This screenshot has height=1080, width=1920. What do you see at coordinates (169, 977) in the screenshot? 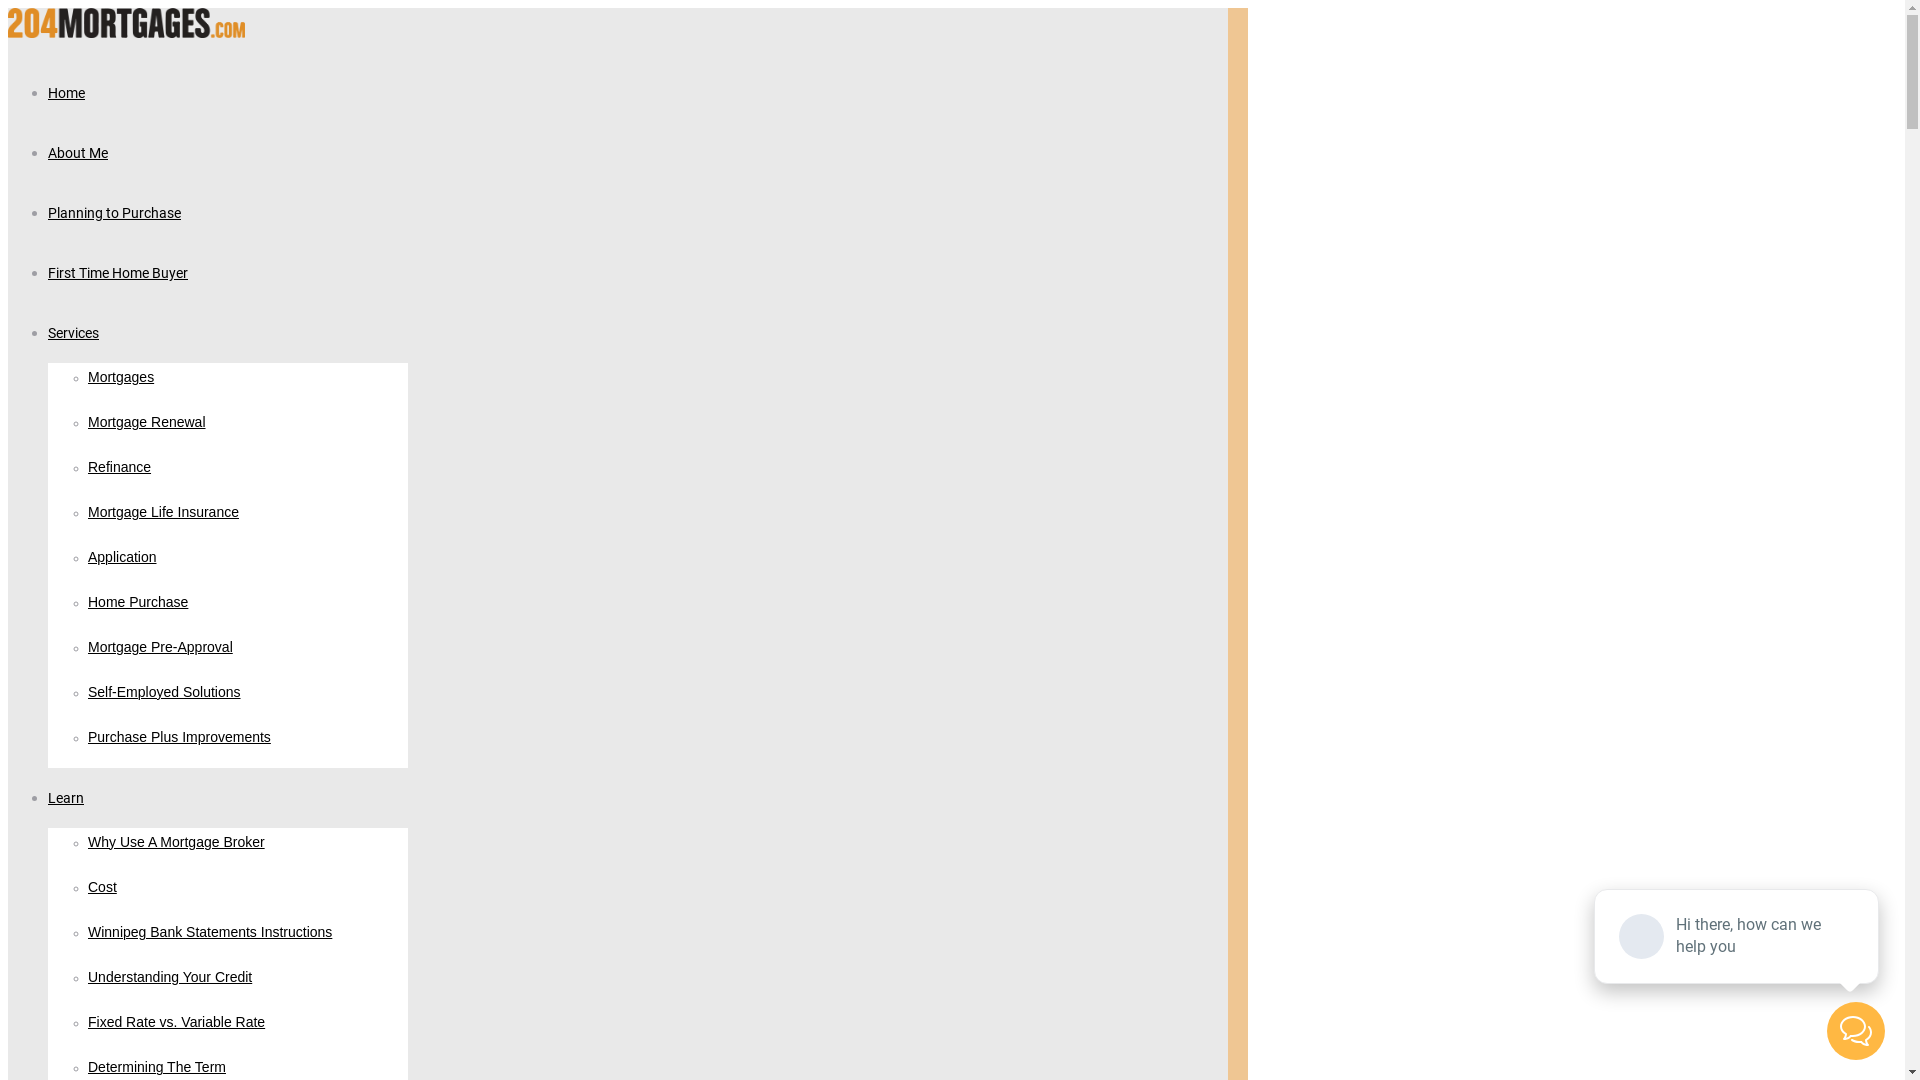
I see `'Understanding Your Credit'` at bounding box center [169, 977].